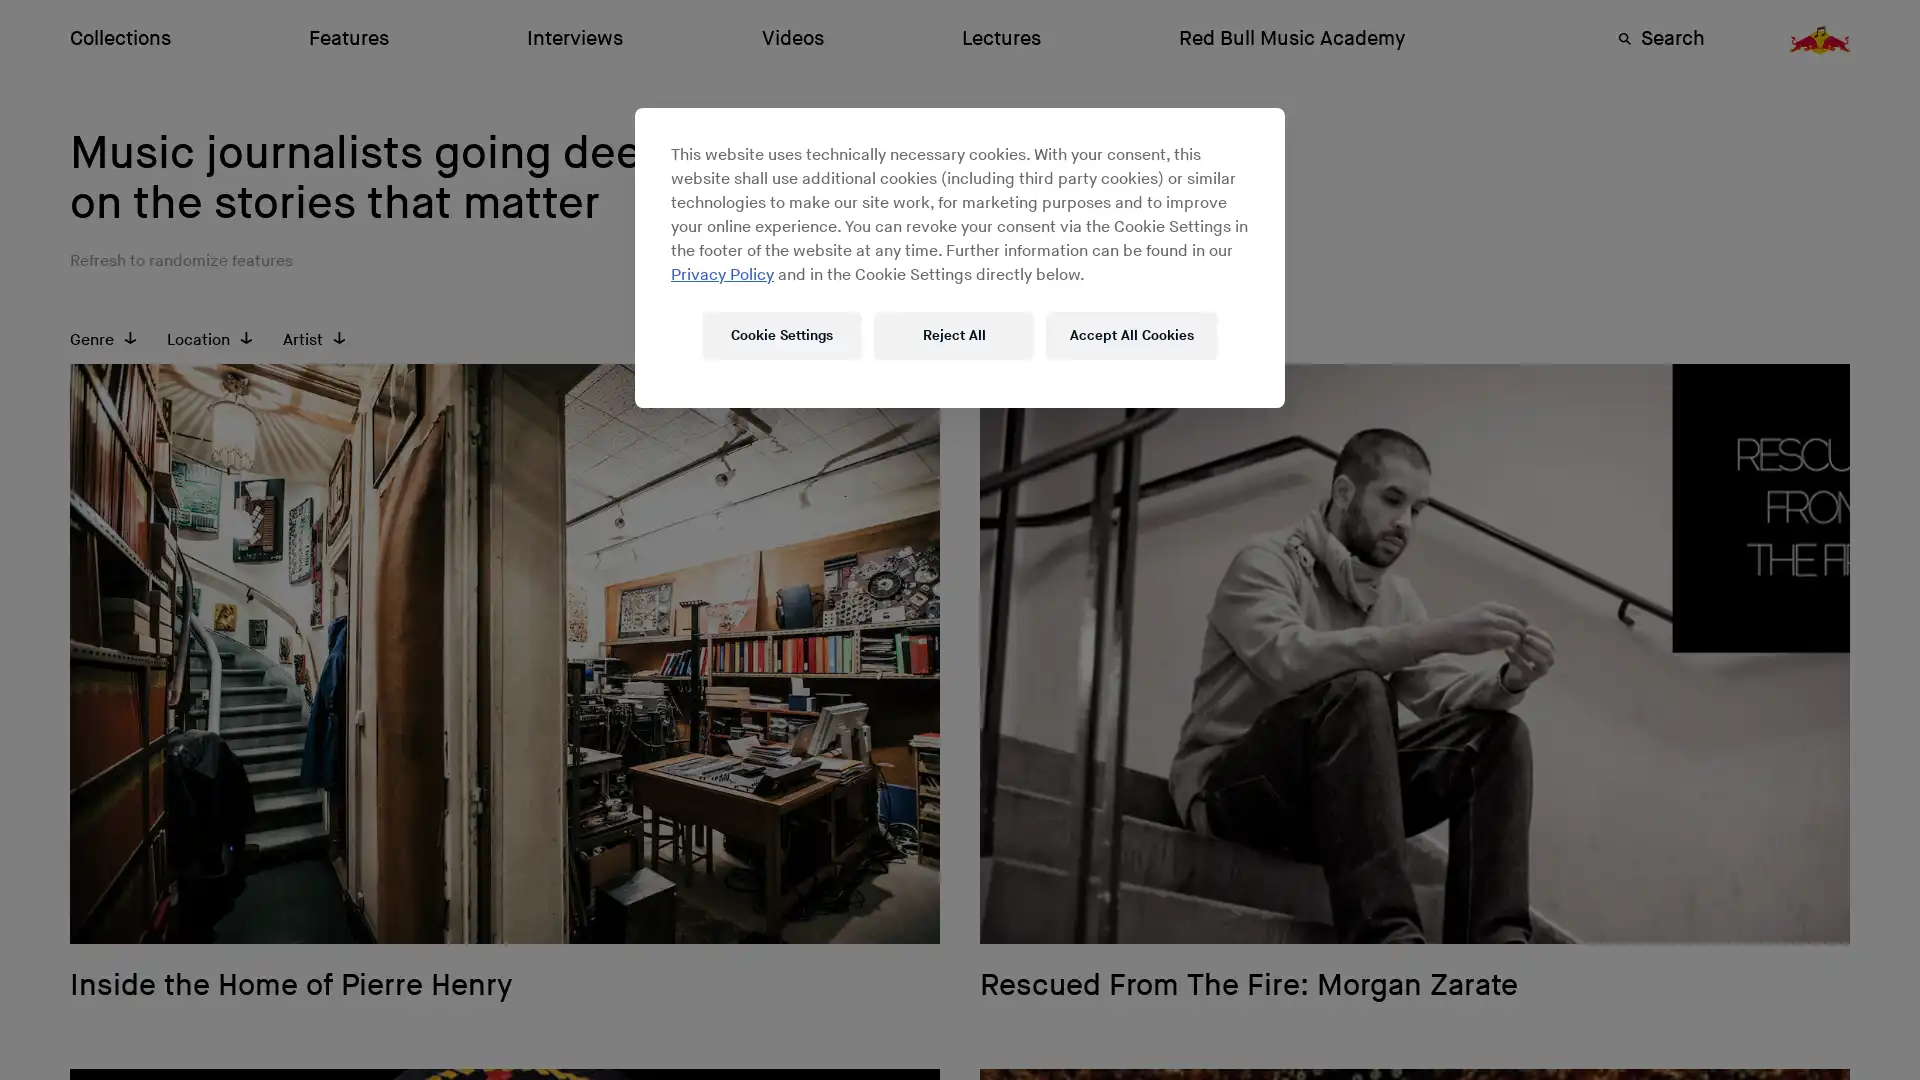  I want to click on Artist, so click(313, 337).